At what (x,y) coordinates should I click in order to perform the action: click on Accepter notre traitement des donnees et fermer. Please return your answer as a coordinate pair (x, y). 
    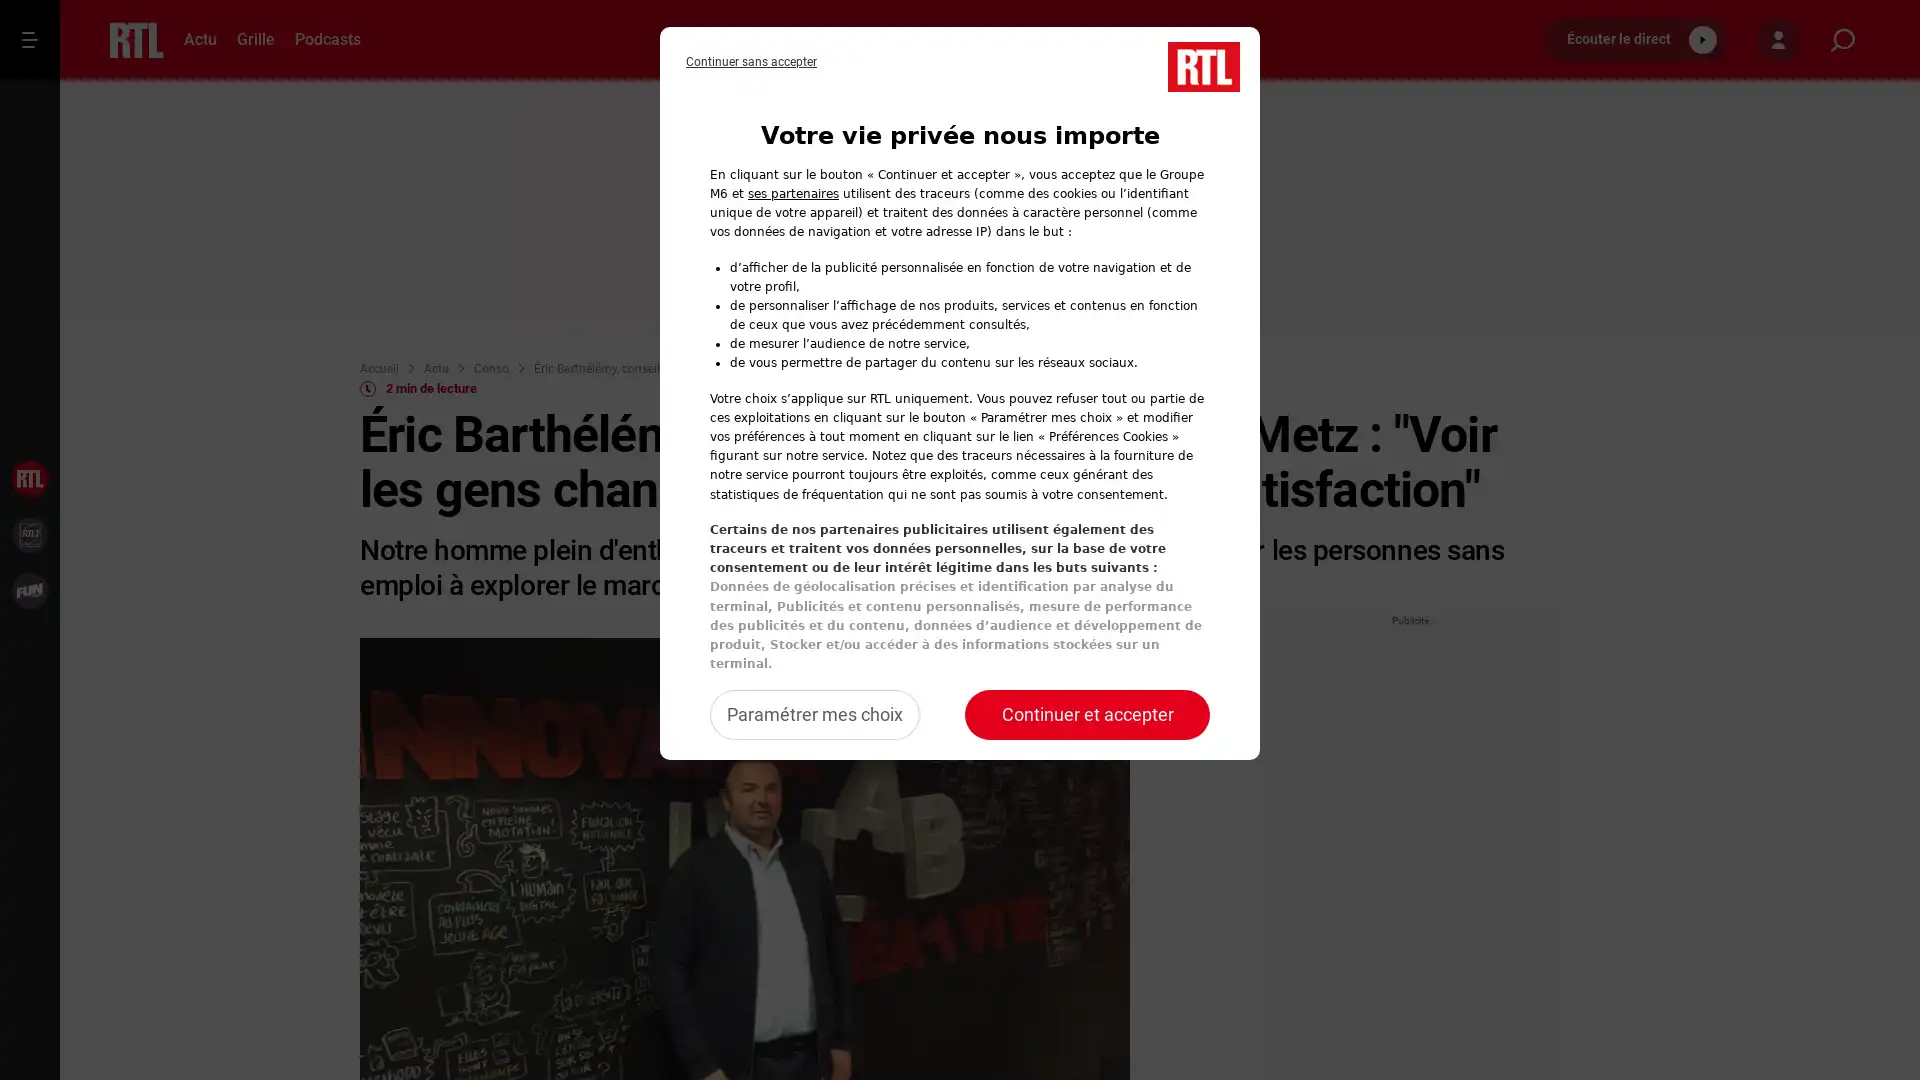
    Looking at the image, I should click on (1086, 713).